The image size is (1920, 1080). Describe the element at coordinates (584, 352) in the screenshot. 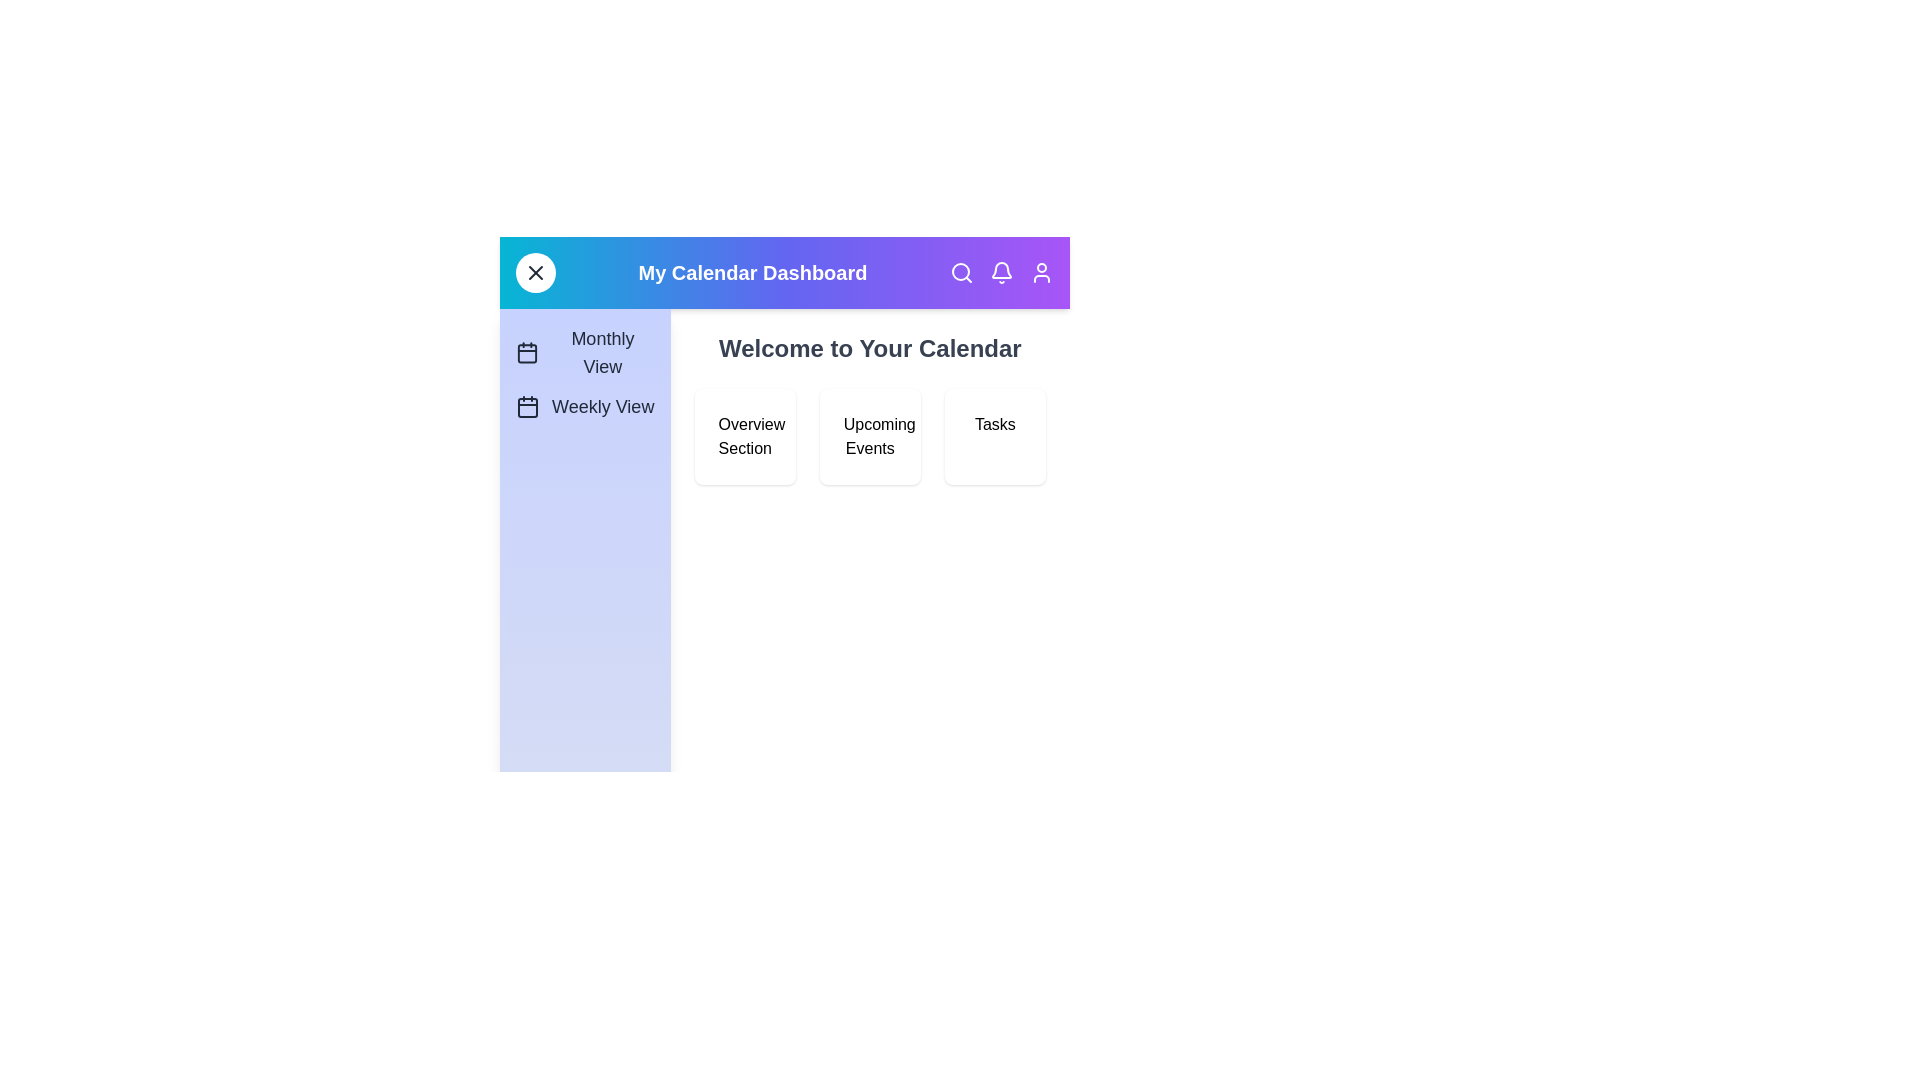

I see `the first option in the vertical navigation menu on the left side of the interface` at that location.